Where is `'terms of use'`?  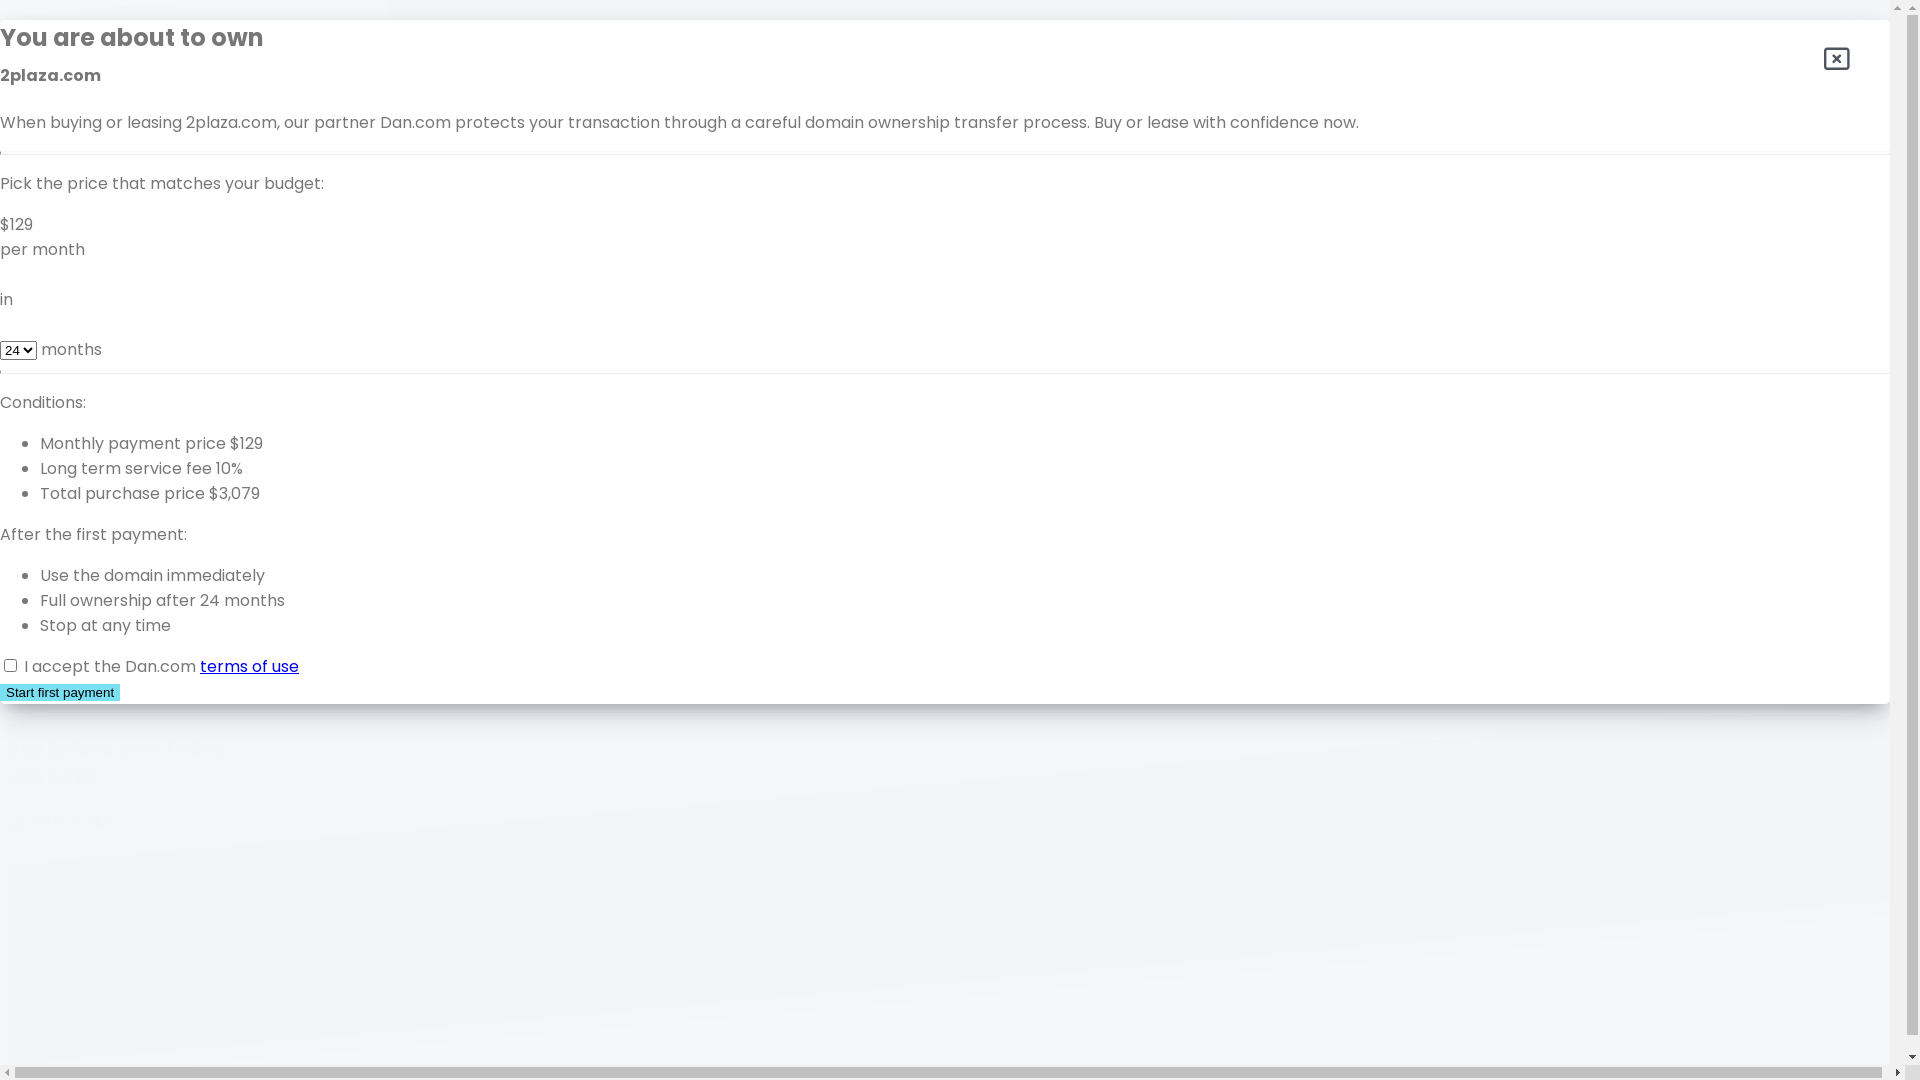
'terms of use' is located at coordinates (200, 666).